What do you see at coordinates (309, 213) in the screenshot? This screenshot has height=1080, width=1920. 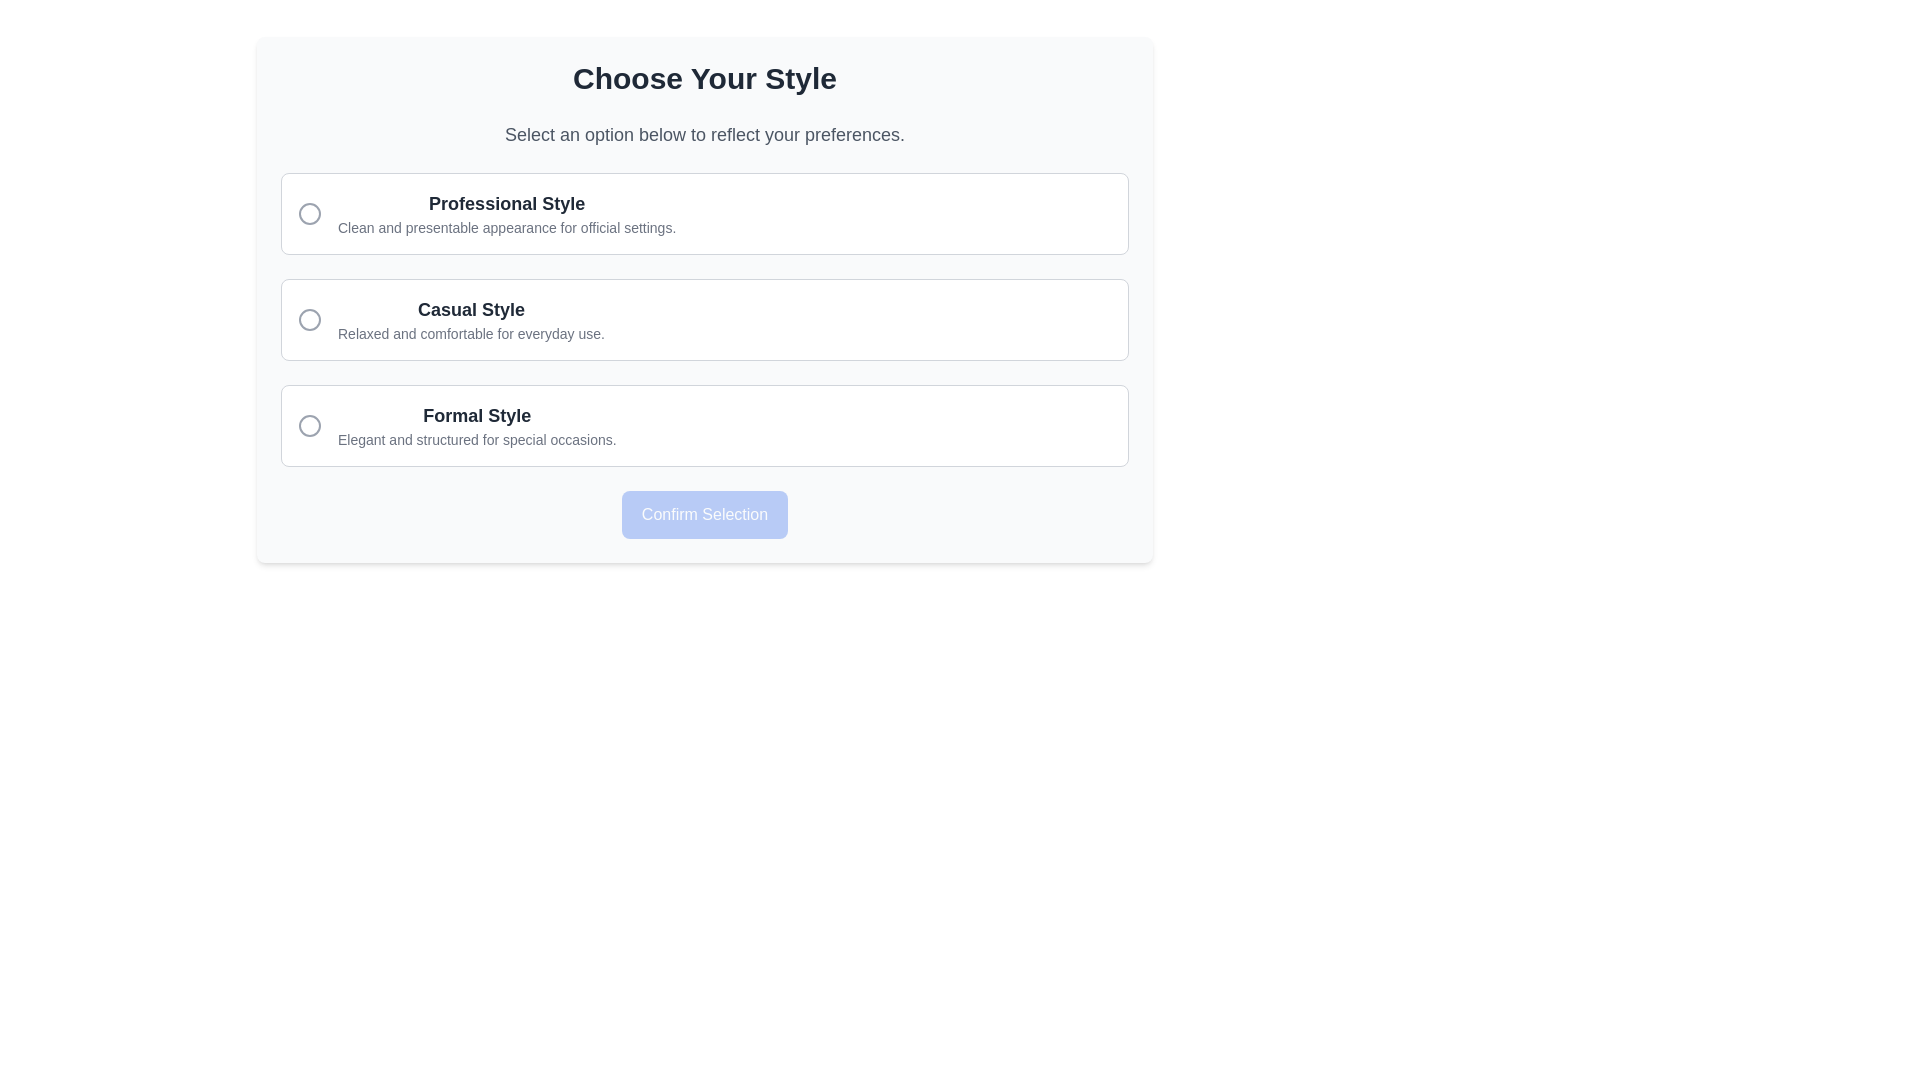 I see `the circular radio button with a thin outline and a filled dot in the center, located on the left side of the 'Professional Style' option in the vertical list of styles` at bounding box center [309, 213].